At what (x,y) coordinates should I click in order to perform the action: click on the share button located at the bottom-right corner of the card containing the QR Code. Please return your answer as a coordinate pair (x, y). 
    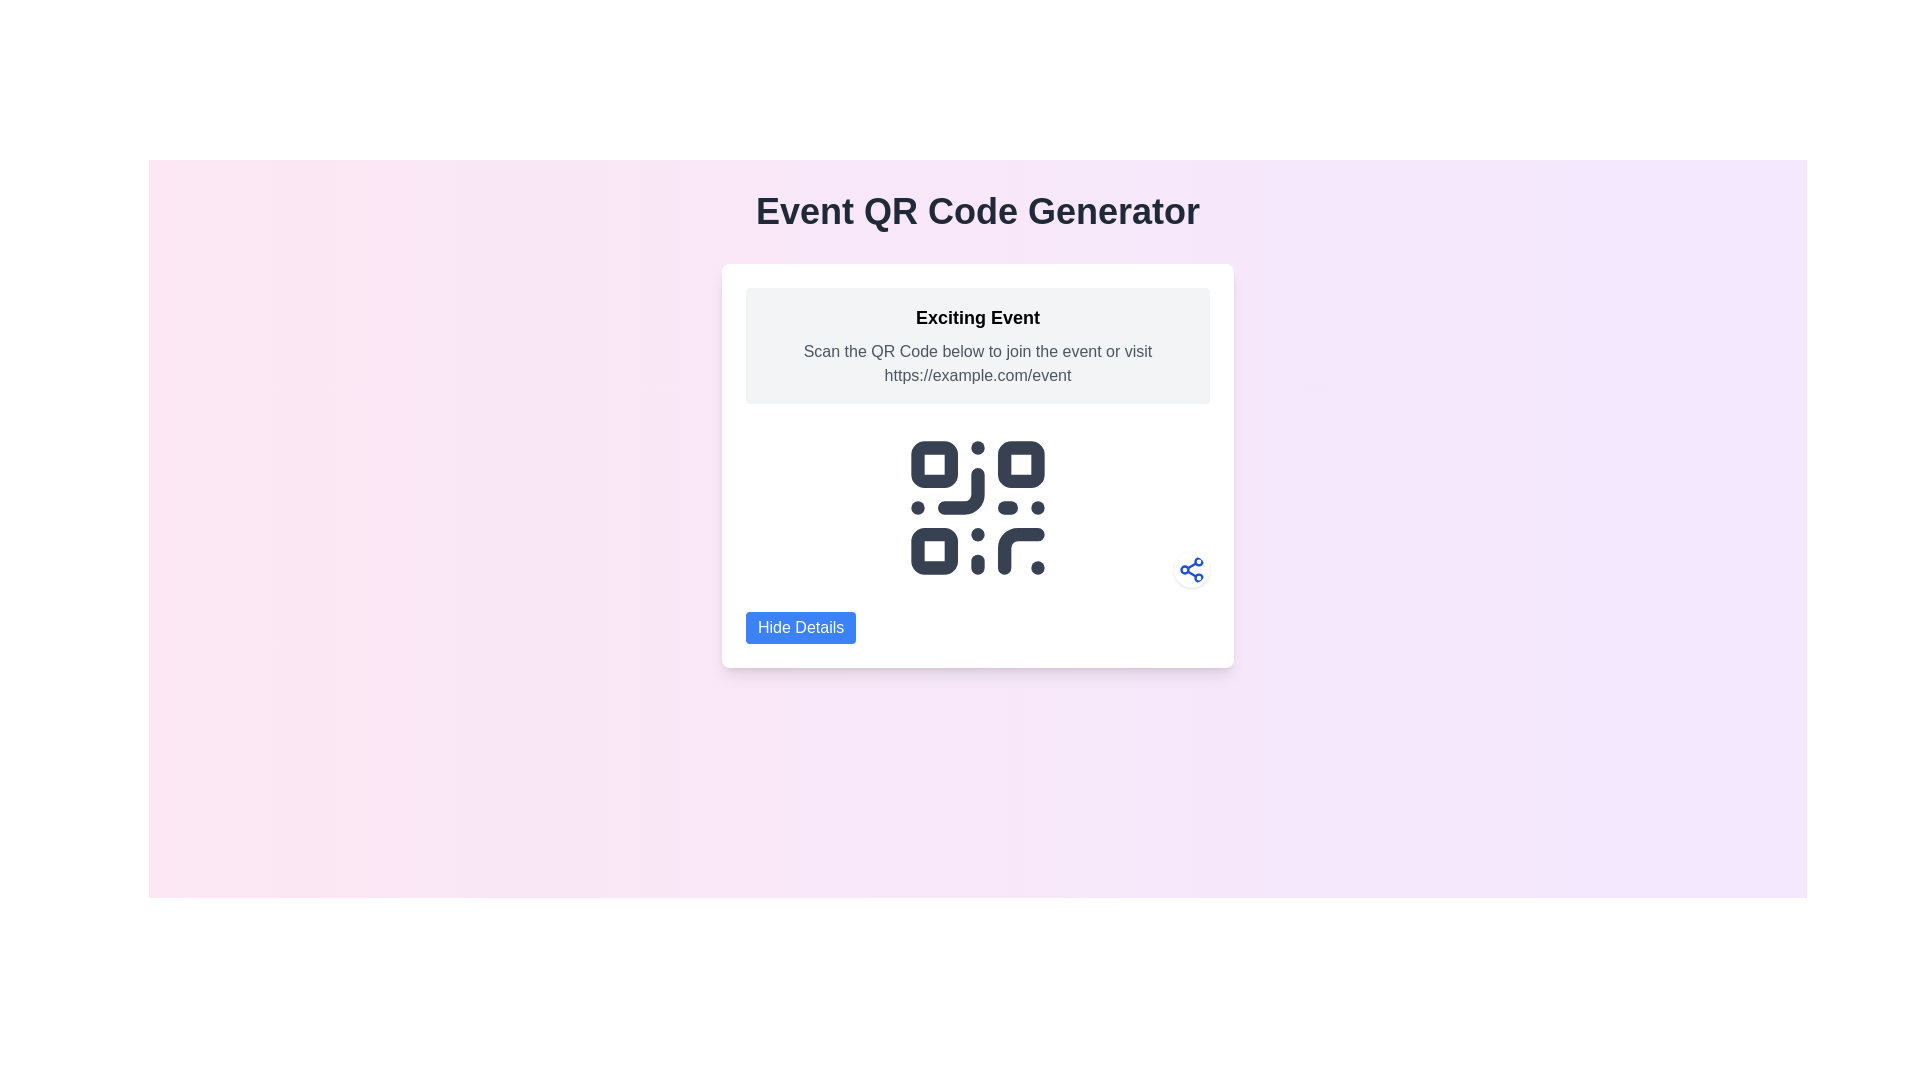
    Looking at the image, I should click on (1191, 570).